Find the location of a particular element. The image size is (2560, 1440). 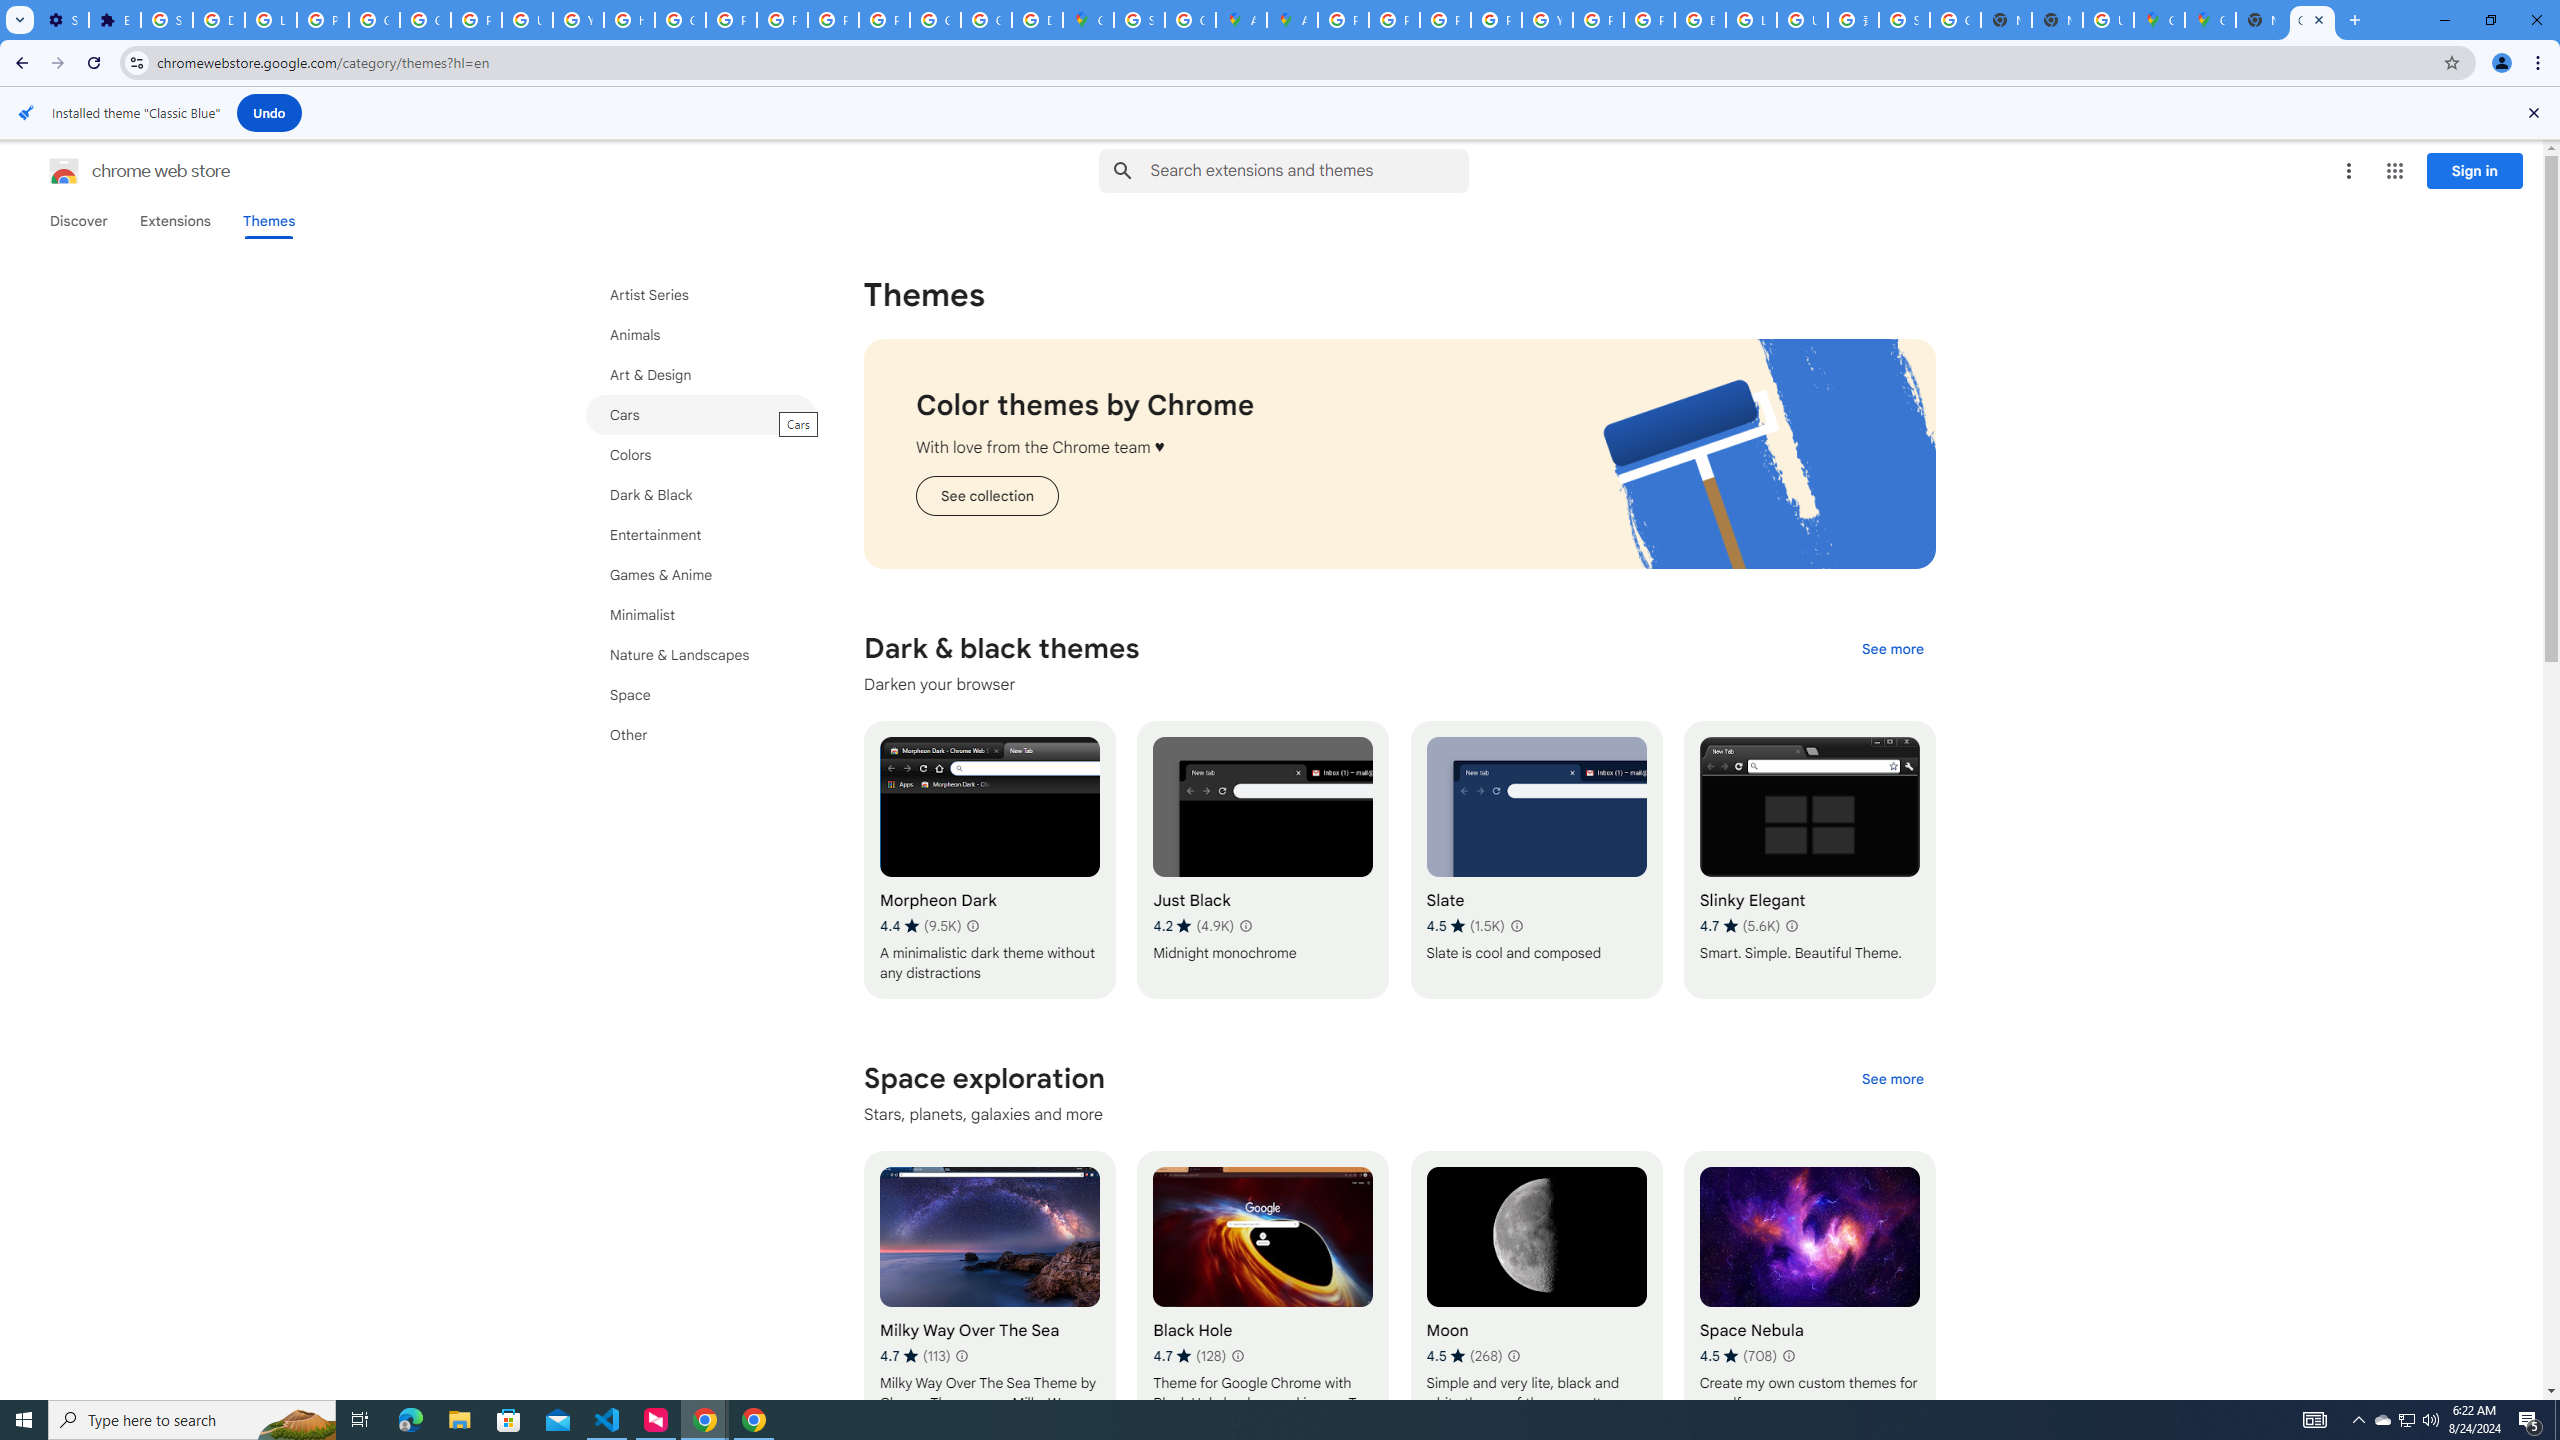

'Entertainment' is located at coordinates (701, 533).